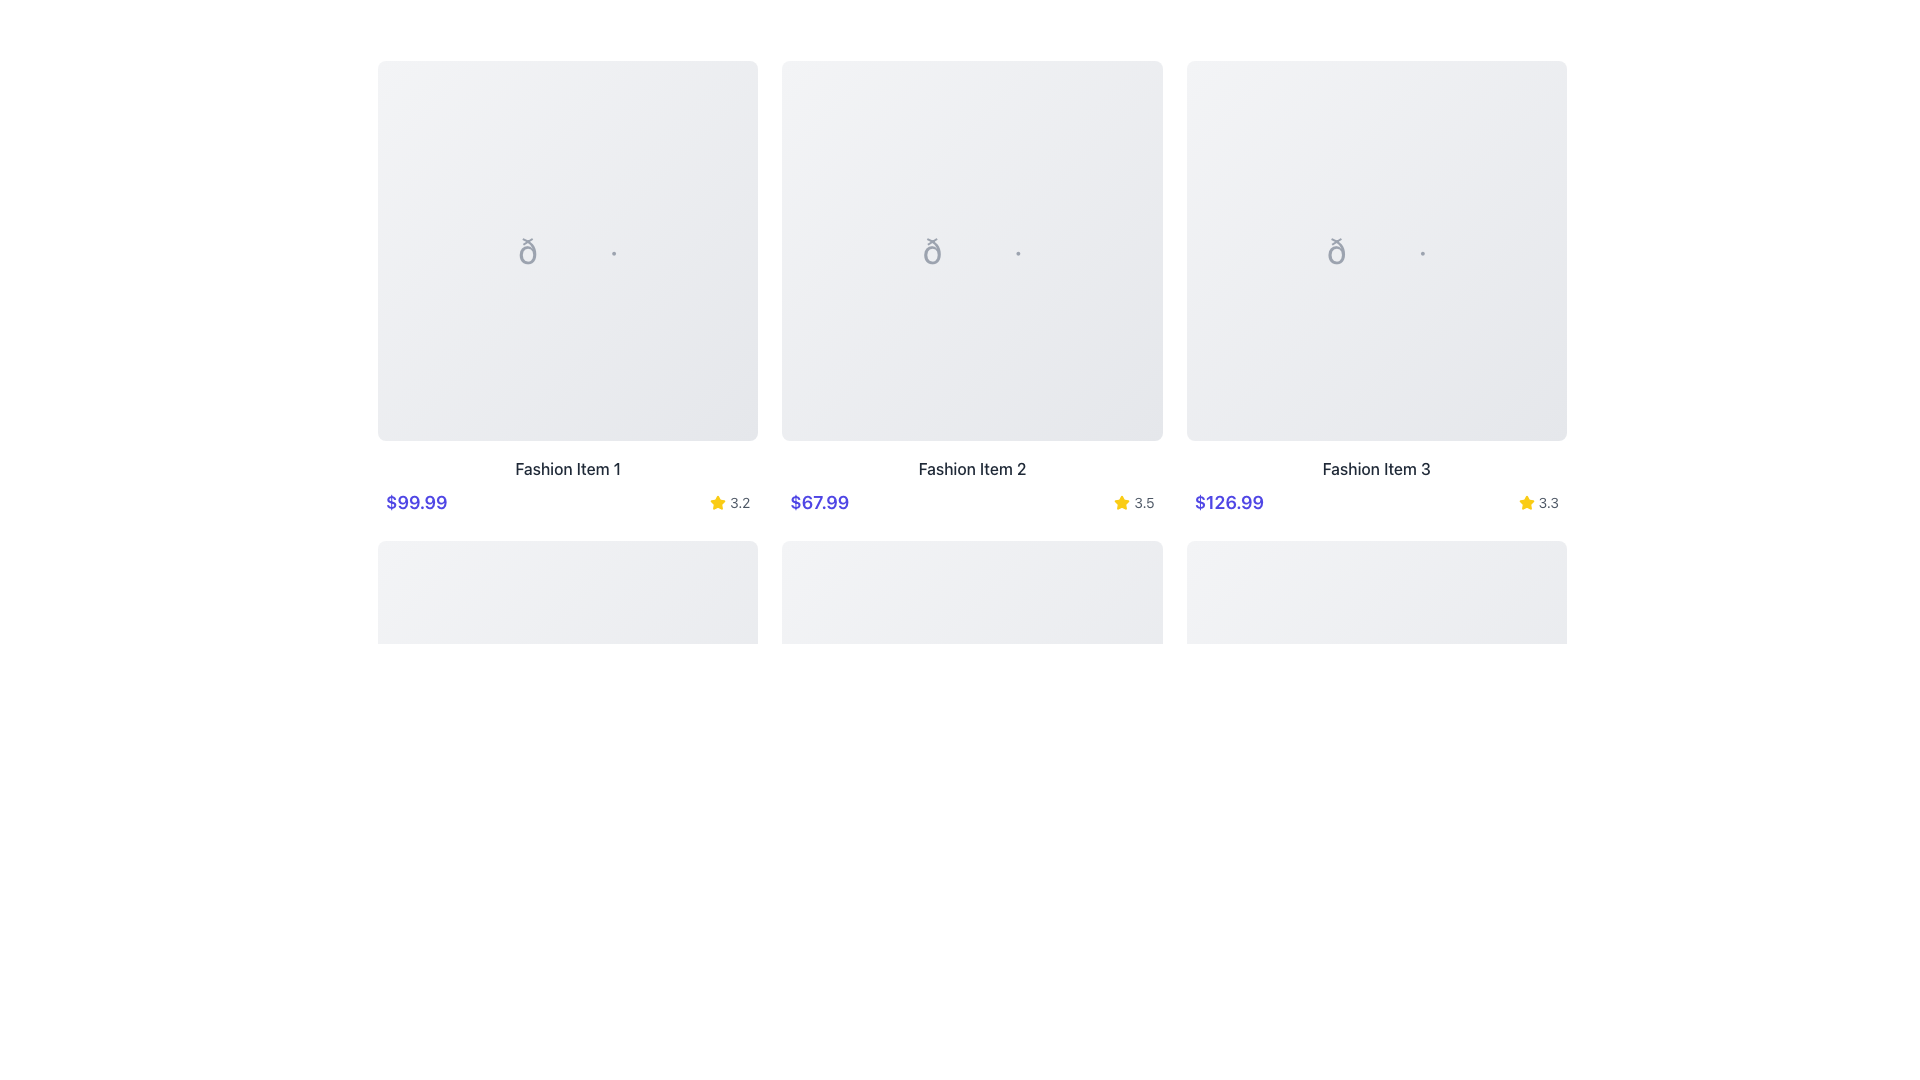 The height and width of the screenshot is (1080, 1920). What do you see at coordinates (567, 250) in the screenshot?
I see `the image placeholder representing 'Fashion Item 1', which is located at the top of the card layout` at bounding box center [567, 250].